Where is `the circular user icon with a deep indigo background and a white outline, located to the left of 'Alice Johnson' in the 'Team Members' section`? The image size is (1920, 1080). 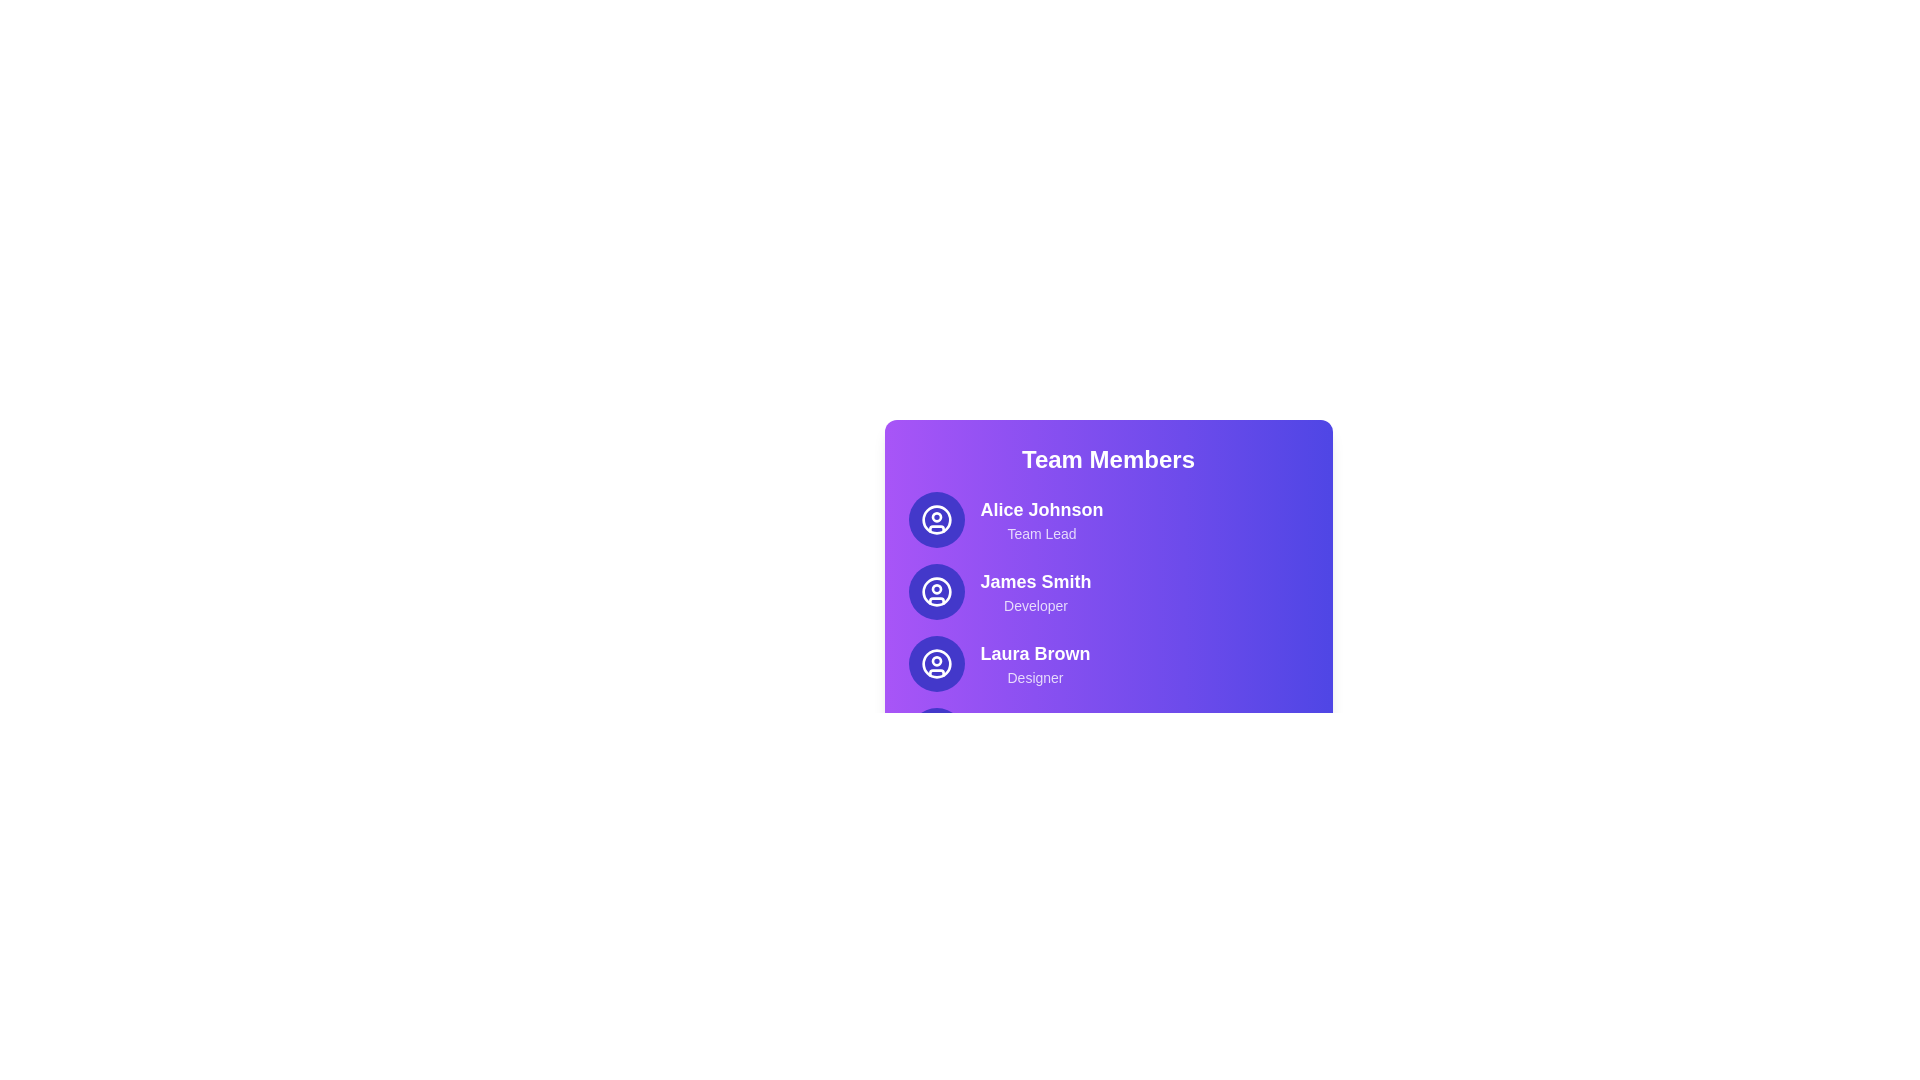 the circular user icon with a deep indigo background and a white outline, located to the left of 'Alice Johnson' in the 'Team Members' section is located at coordinates (935, 519).